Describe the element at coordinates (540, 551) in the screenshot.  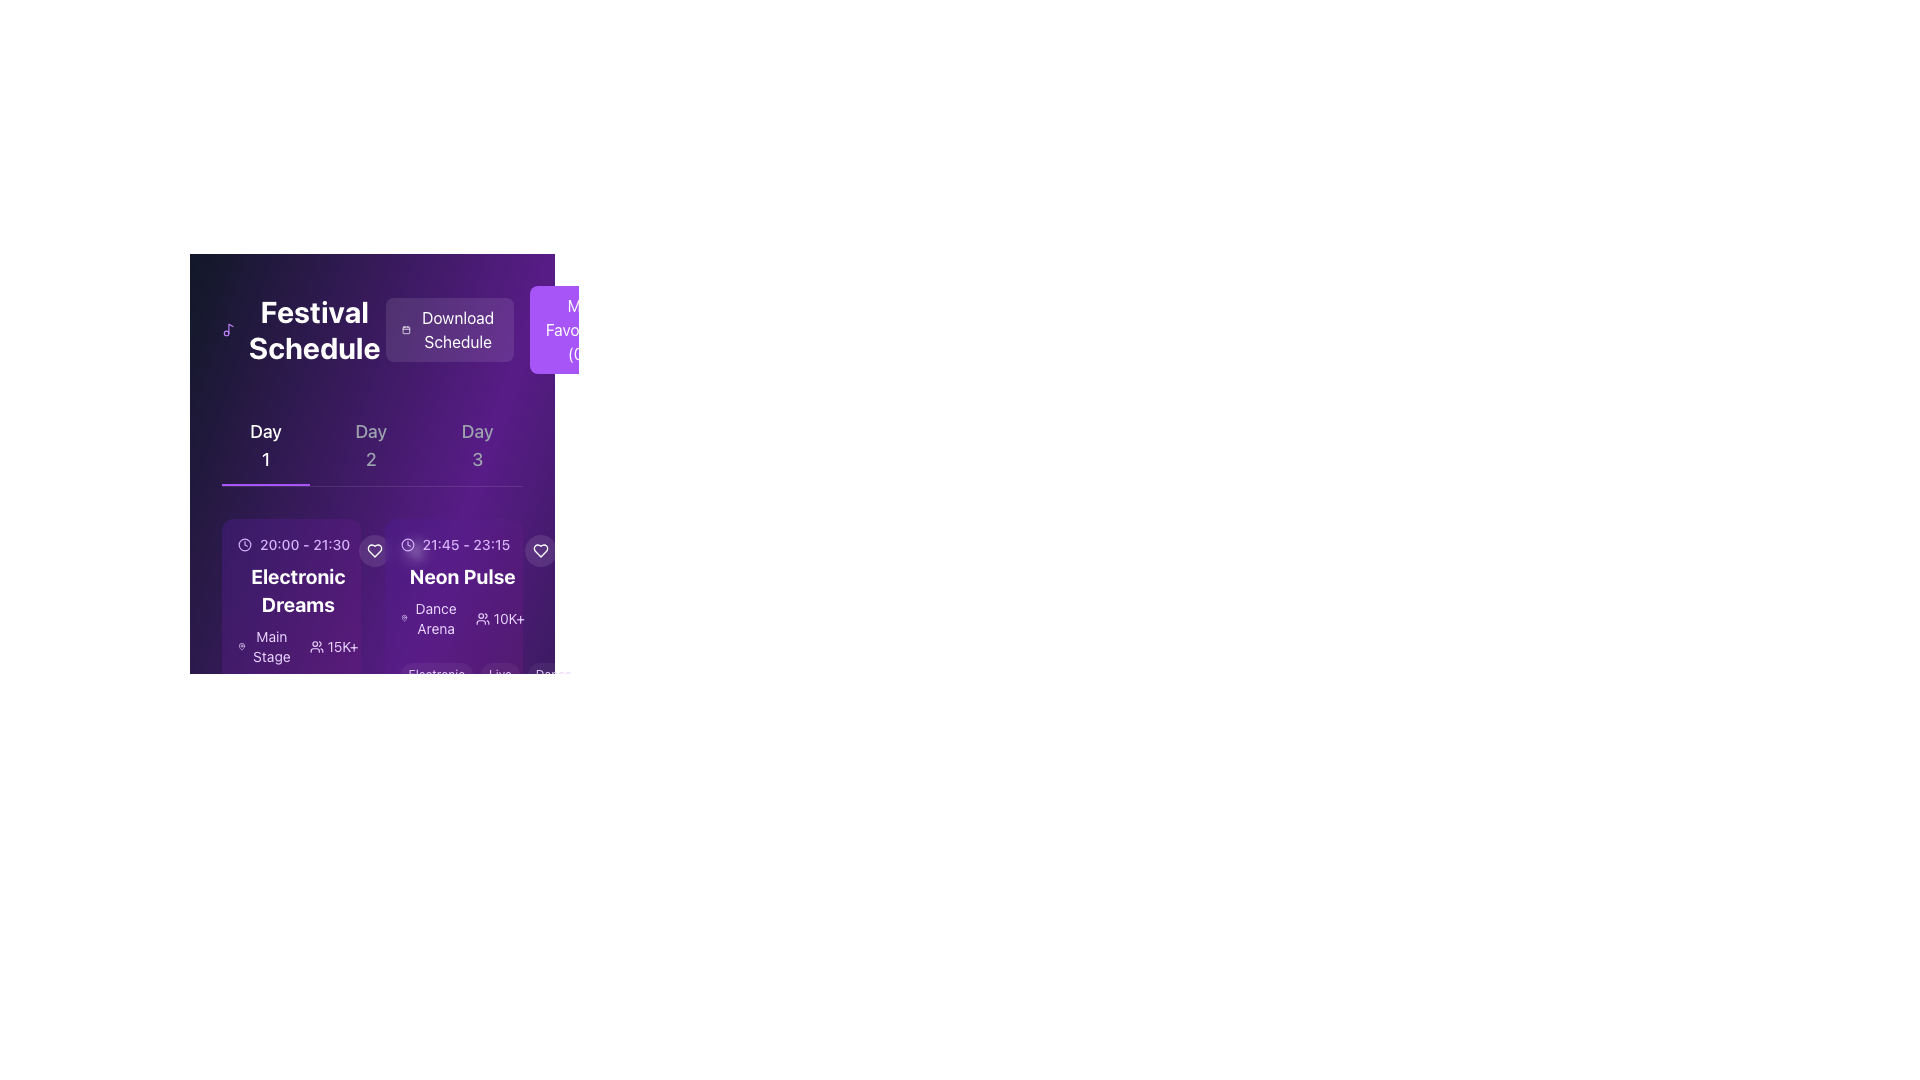
I see `the 'favorite' or 'like' button with an icon located in the upper-right corner of the 'Neon Pulse' card` at that location.